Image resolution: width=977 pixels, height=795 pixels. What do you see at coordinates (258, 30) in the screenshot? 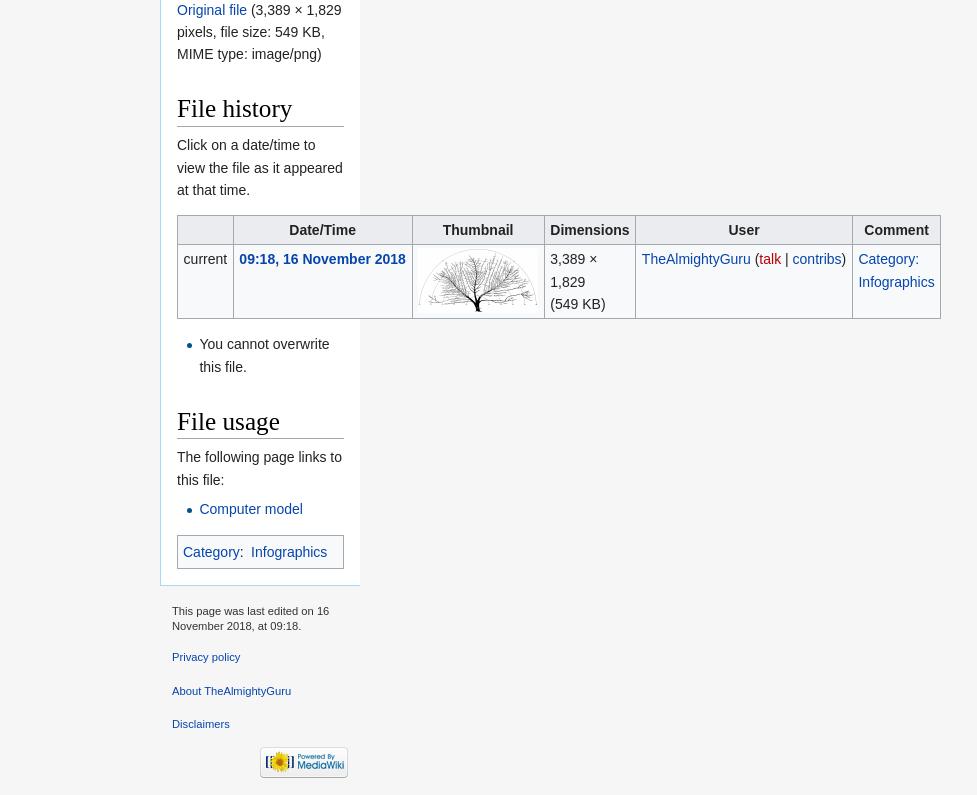
I see `'(3,389 × 1,829 pixels, file size: 549 KB, MIME type:'` at bounding box center [258, 30].